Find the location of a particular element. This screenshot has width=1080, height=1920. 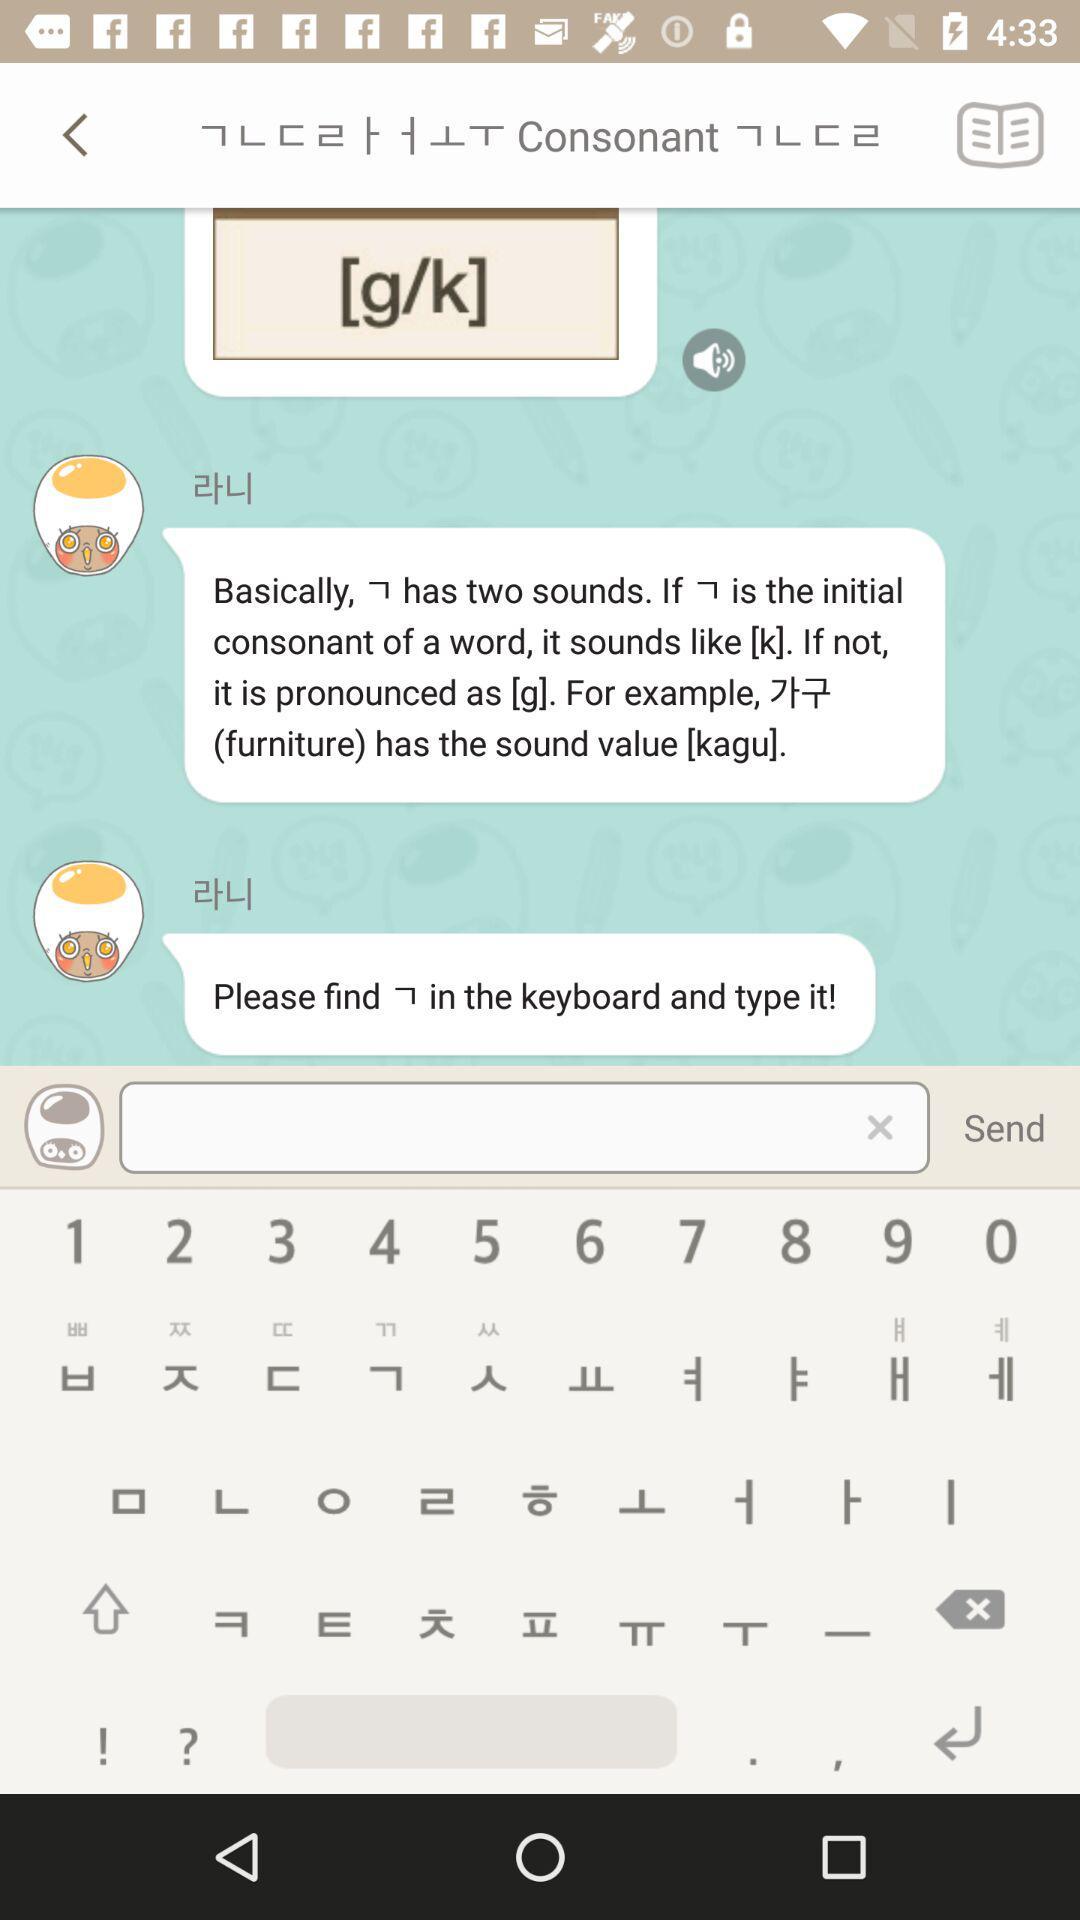

the add icon is located at coordinates (385, 1362).